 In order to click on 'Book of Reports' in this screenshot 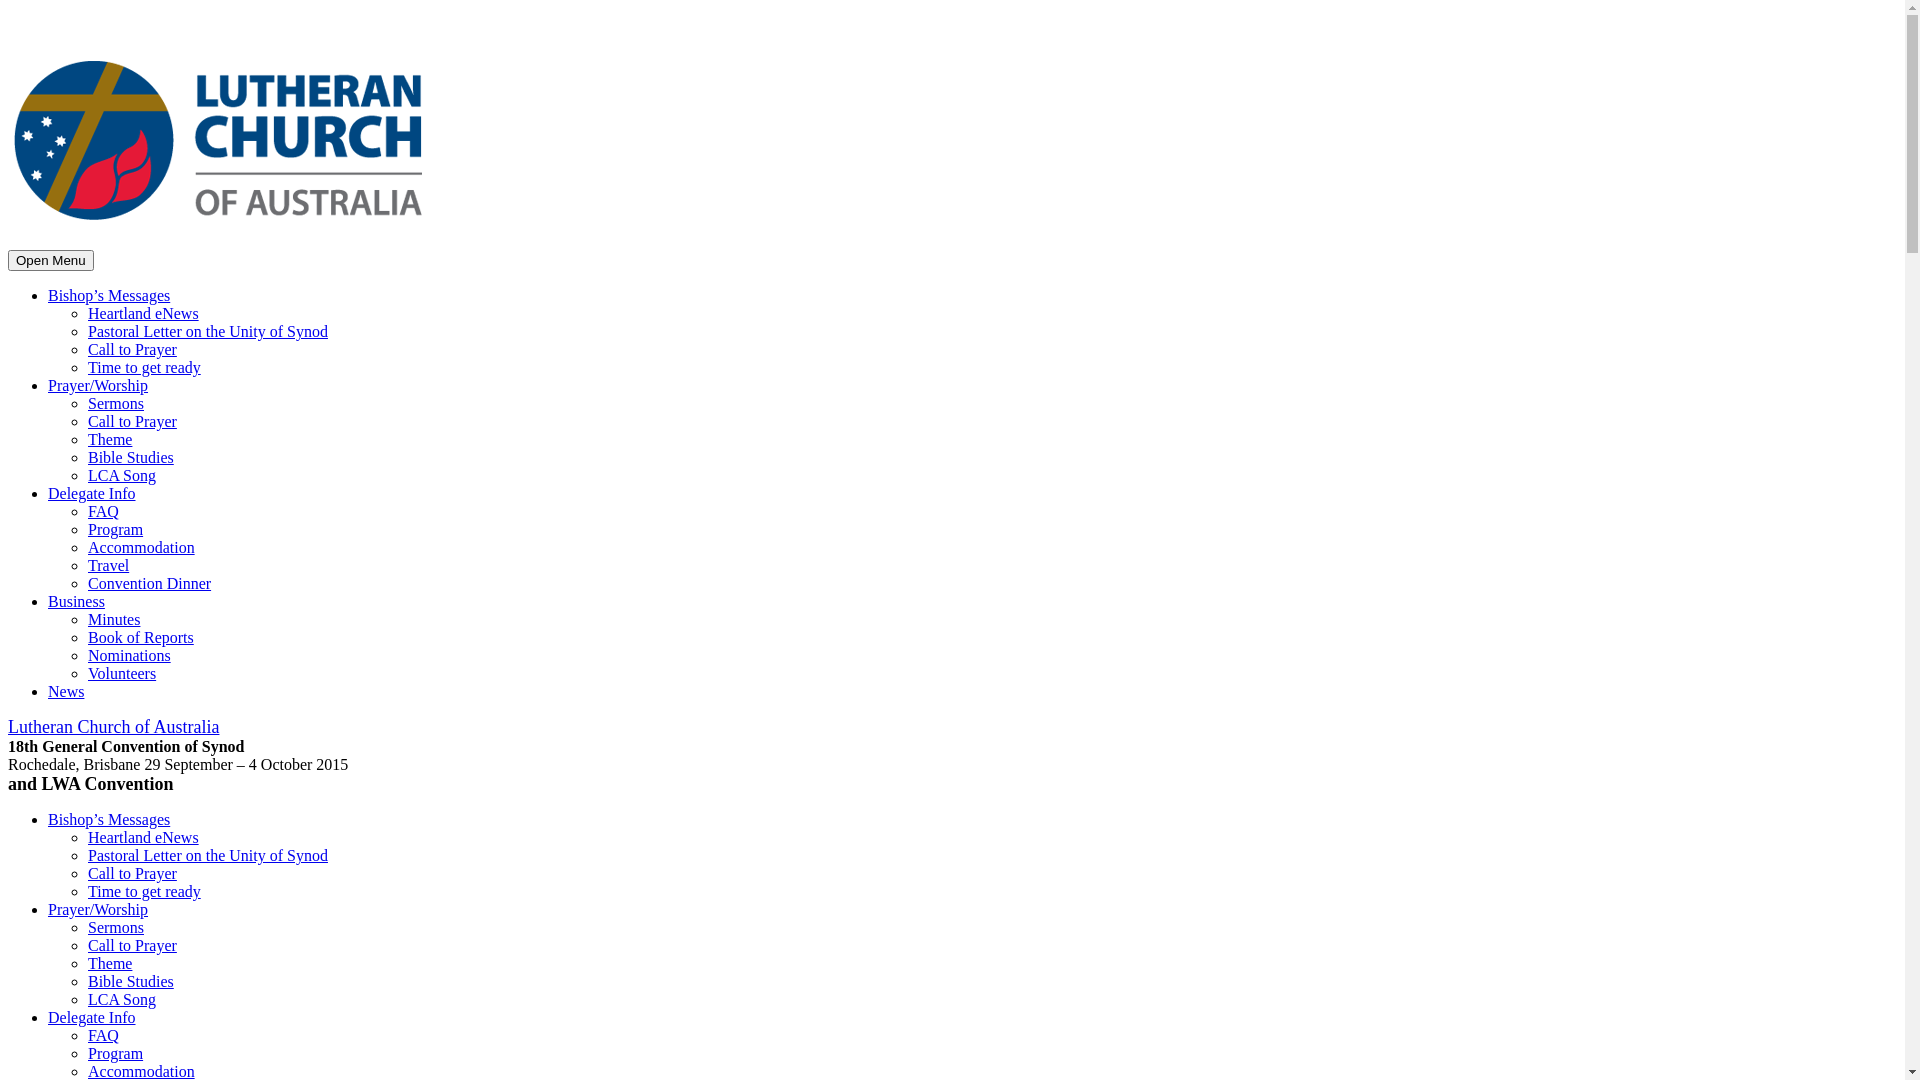, I will do `click(139, 637)`.